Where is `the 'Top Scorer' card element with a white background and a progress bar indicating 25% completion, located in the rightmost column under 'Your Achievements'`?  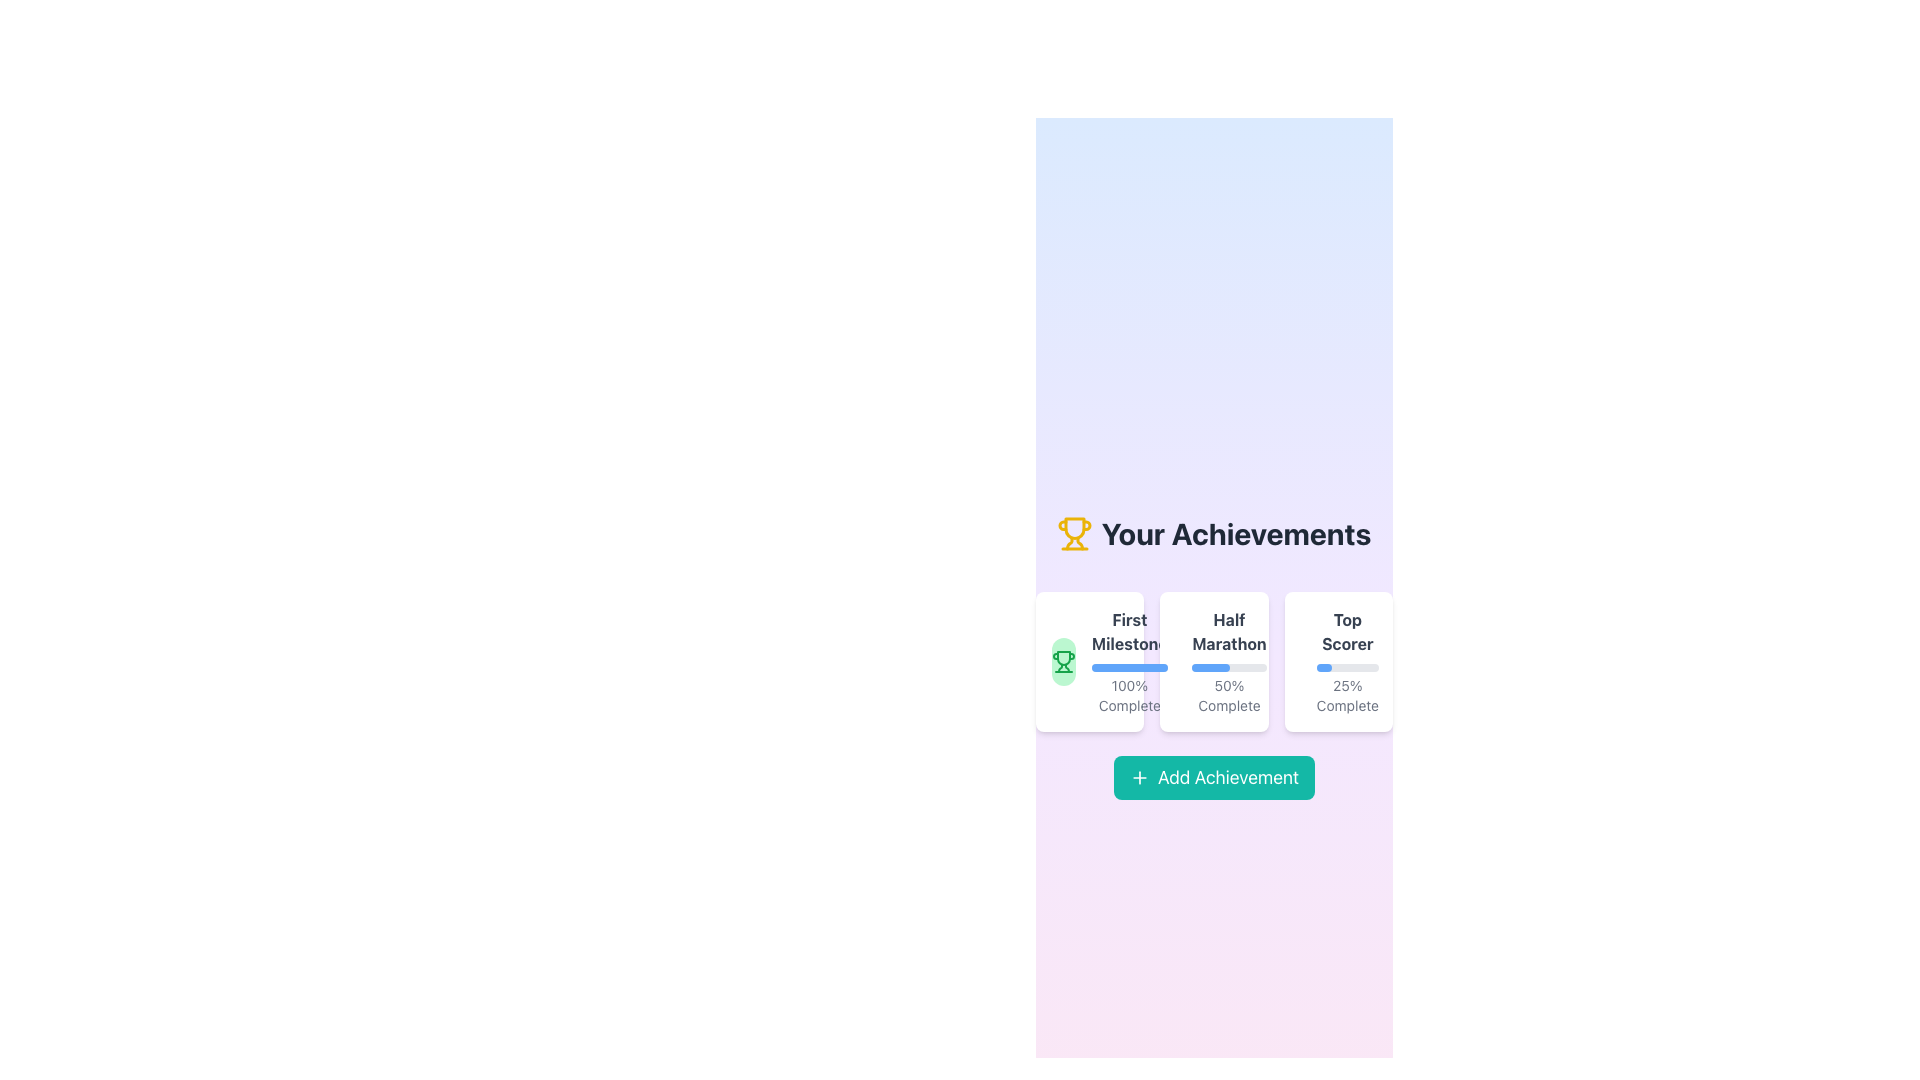
the 'Top Scorer' card element with a white background and a progress bar indicating 25% completion, located in the rightmost column under 'Your Achievements' is located at coordinates (1338, 662).